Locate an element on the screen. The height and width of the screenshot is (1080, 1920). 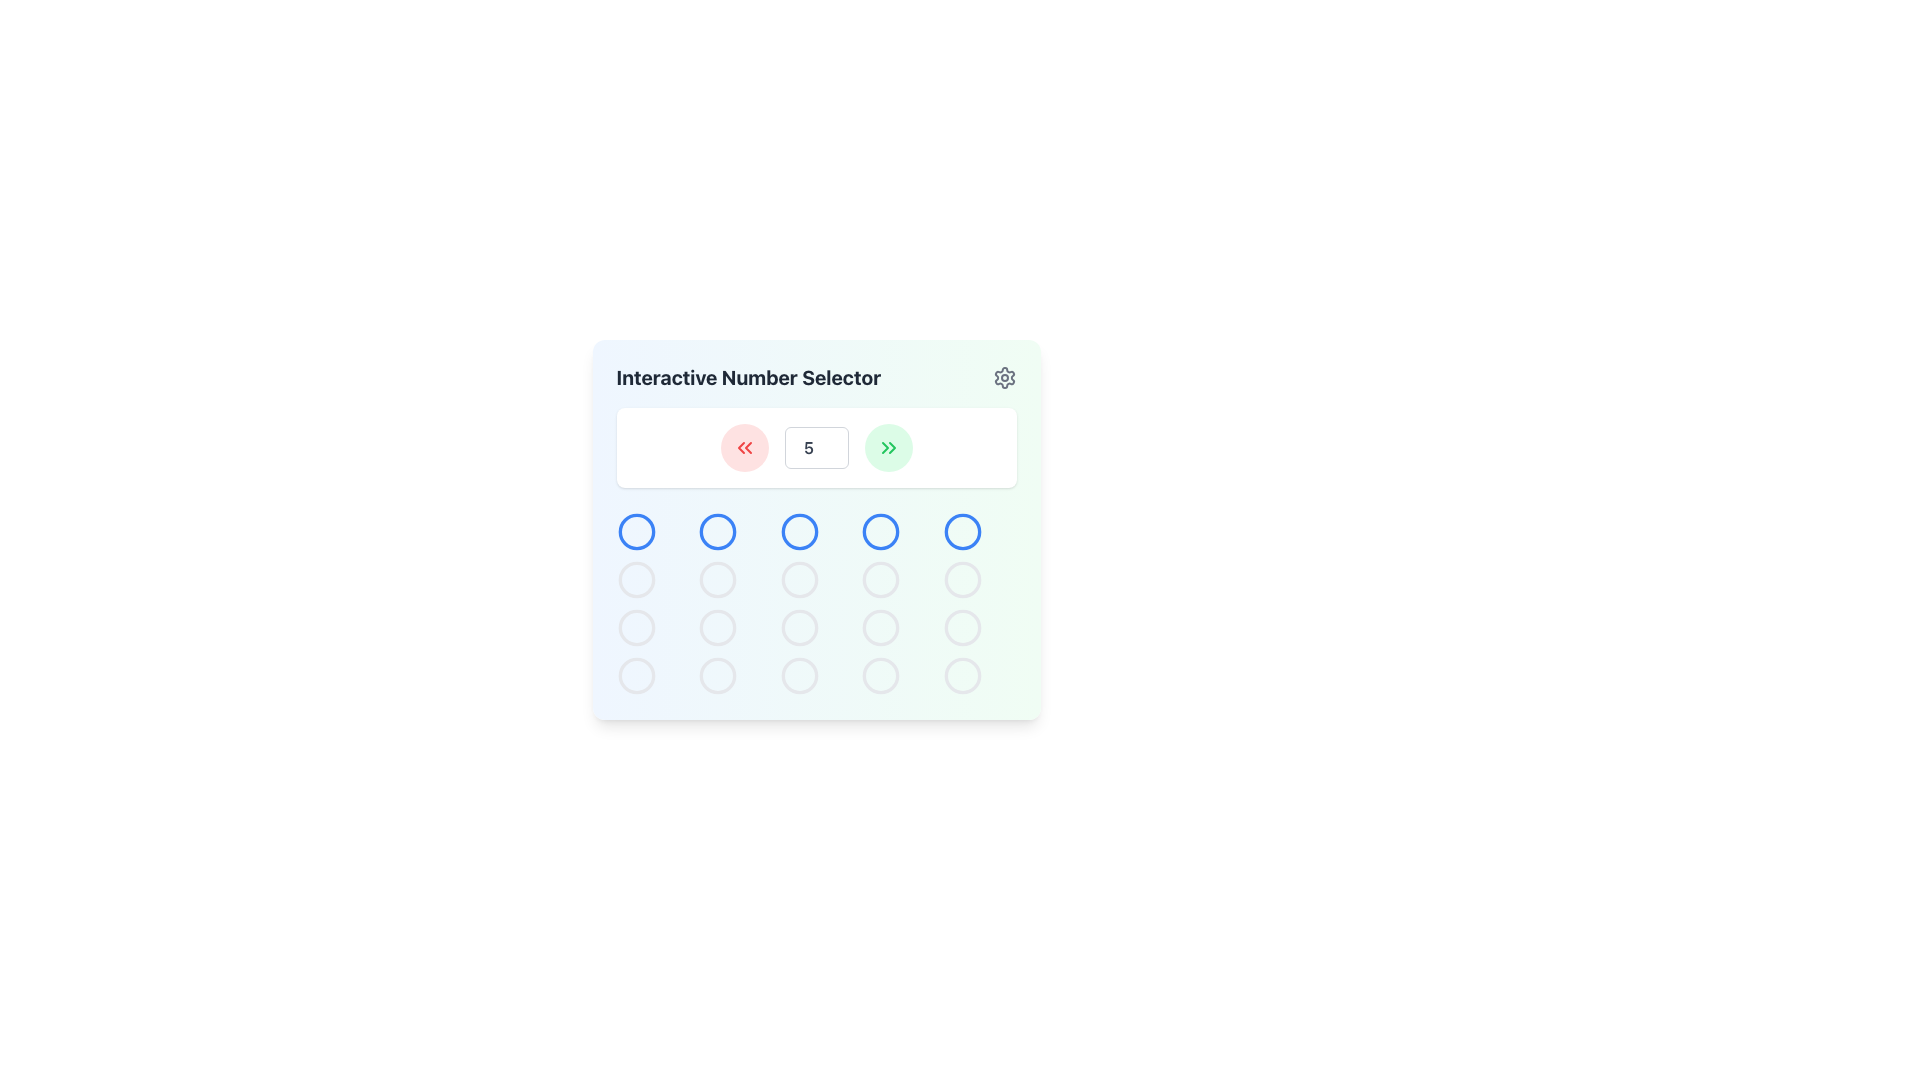
the inactive circular glyph with a gray border located in the third column and second row of the 5x5 grid layout is located at coordinates (798, 579).